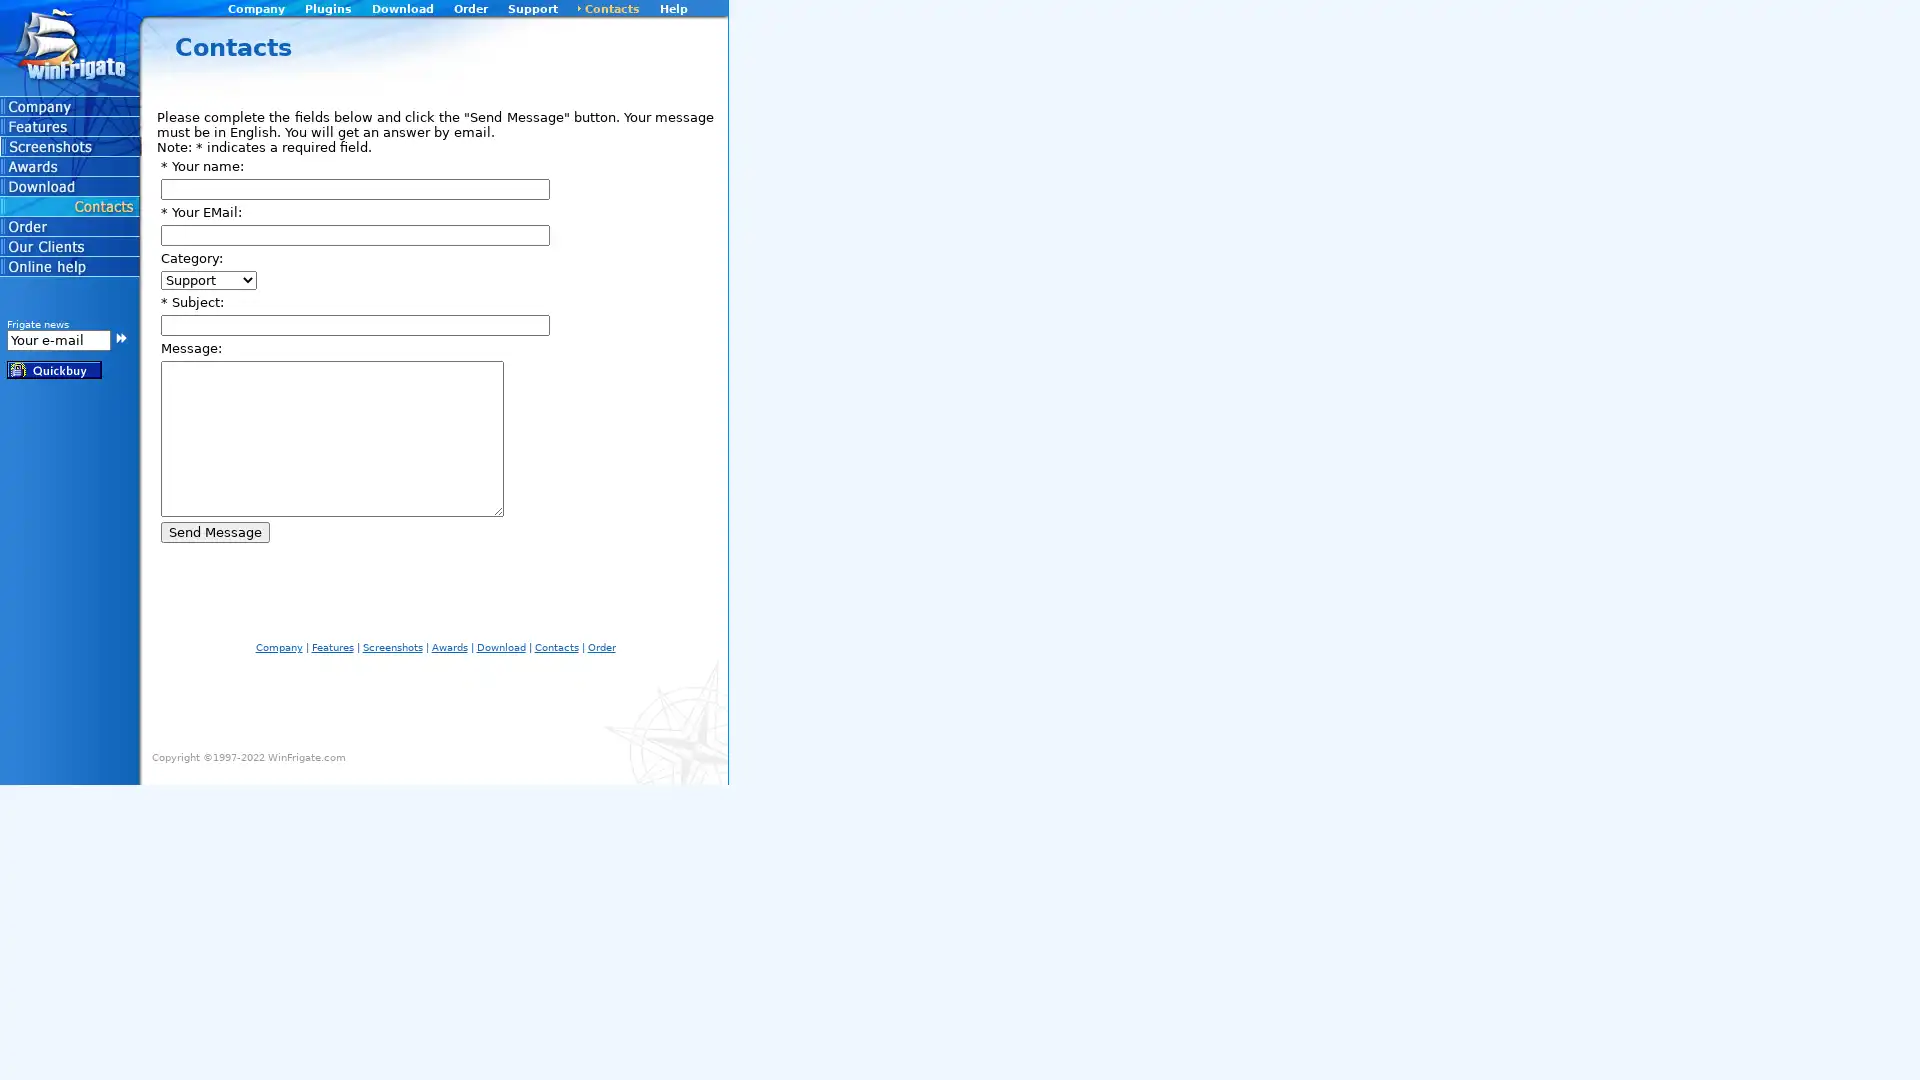 The height and width of the screenshot is (1080, 1920). Describe the element at coordinates (215, 531) in the screenshot. I see `Send Message` at that location.